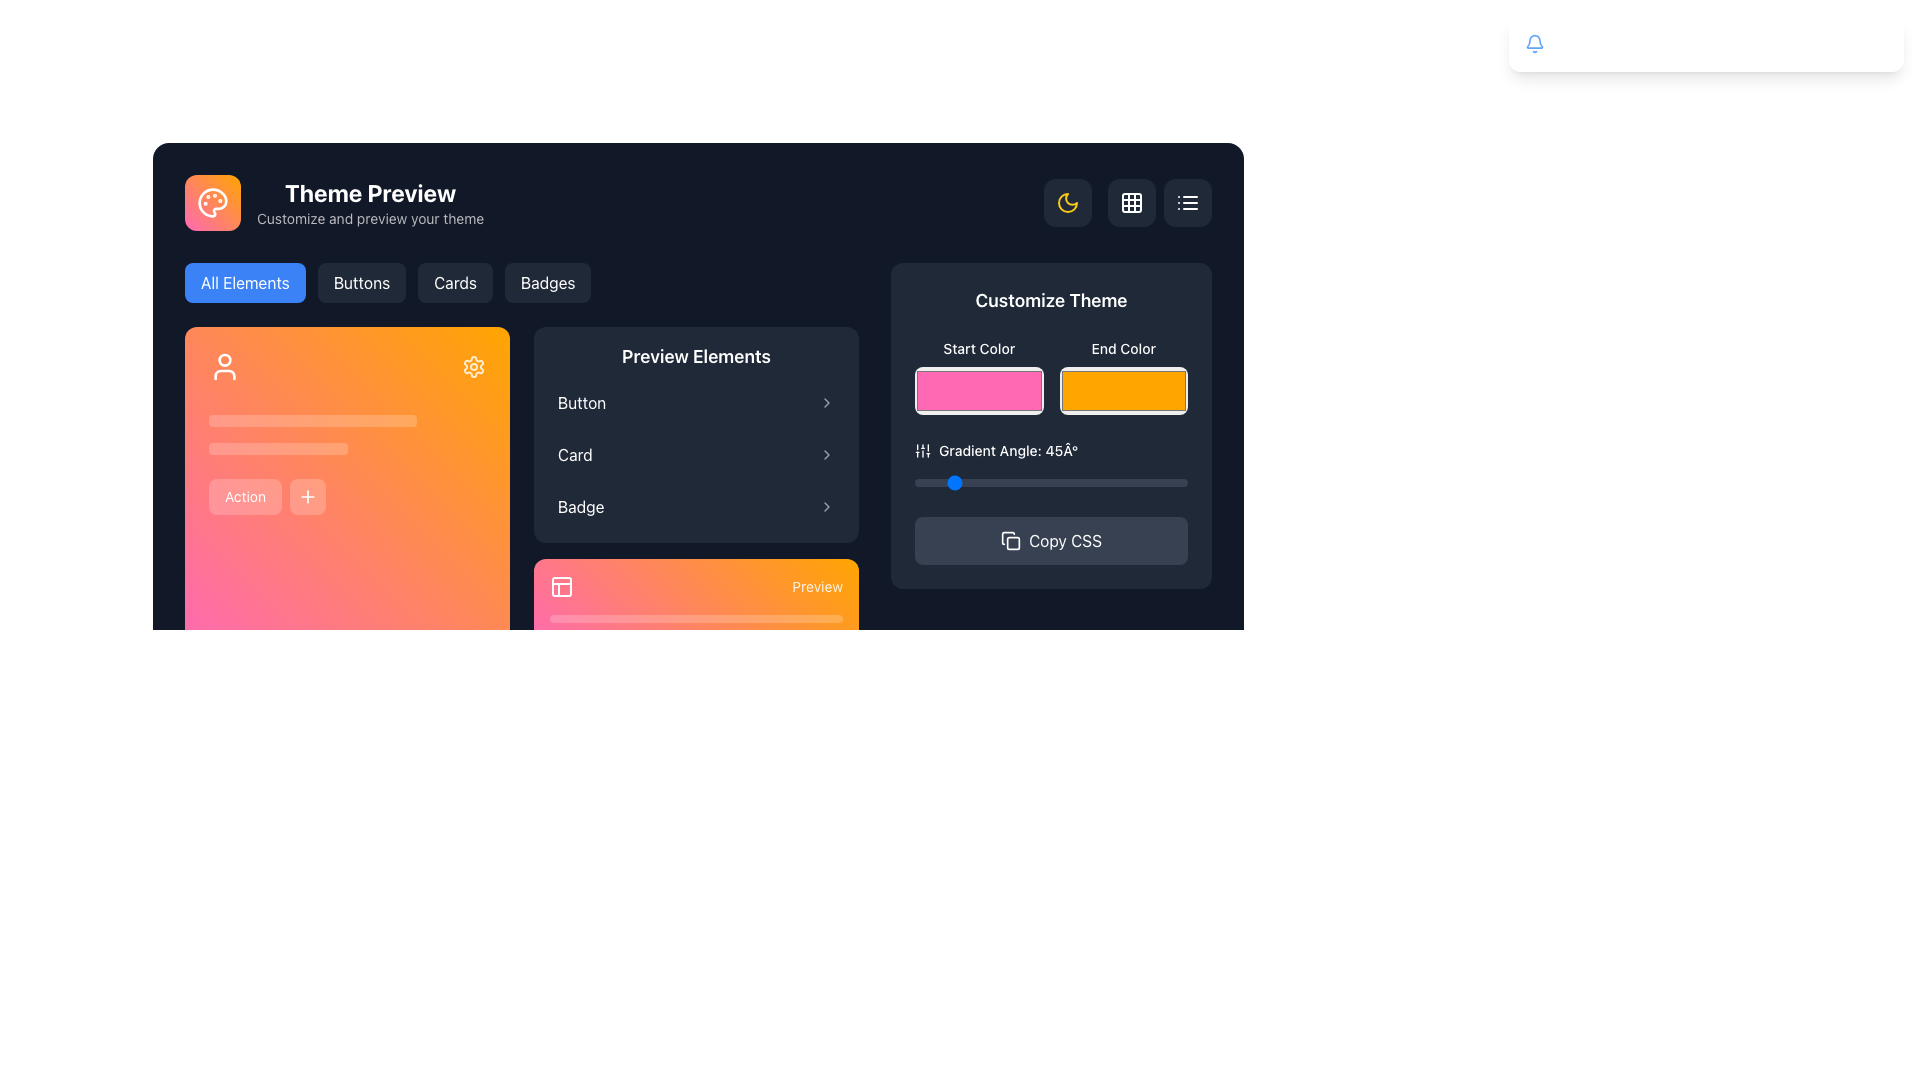  What do you see at coordinates (1042, 482) in the screenshot?
I see `the slider value` at bounding box center [1042, 482].